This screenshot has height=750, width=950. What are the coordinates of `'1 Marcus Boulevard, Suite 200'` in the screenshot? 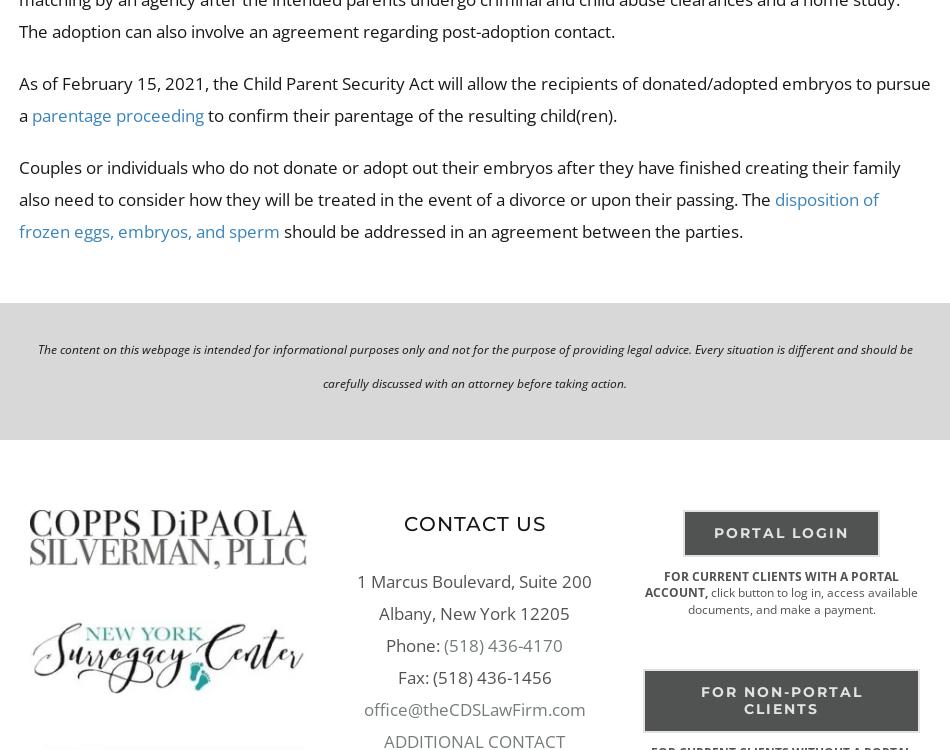 It's located at (473, 579).